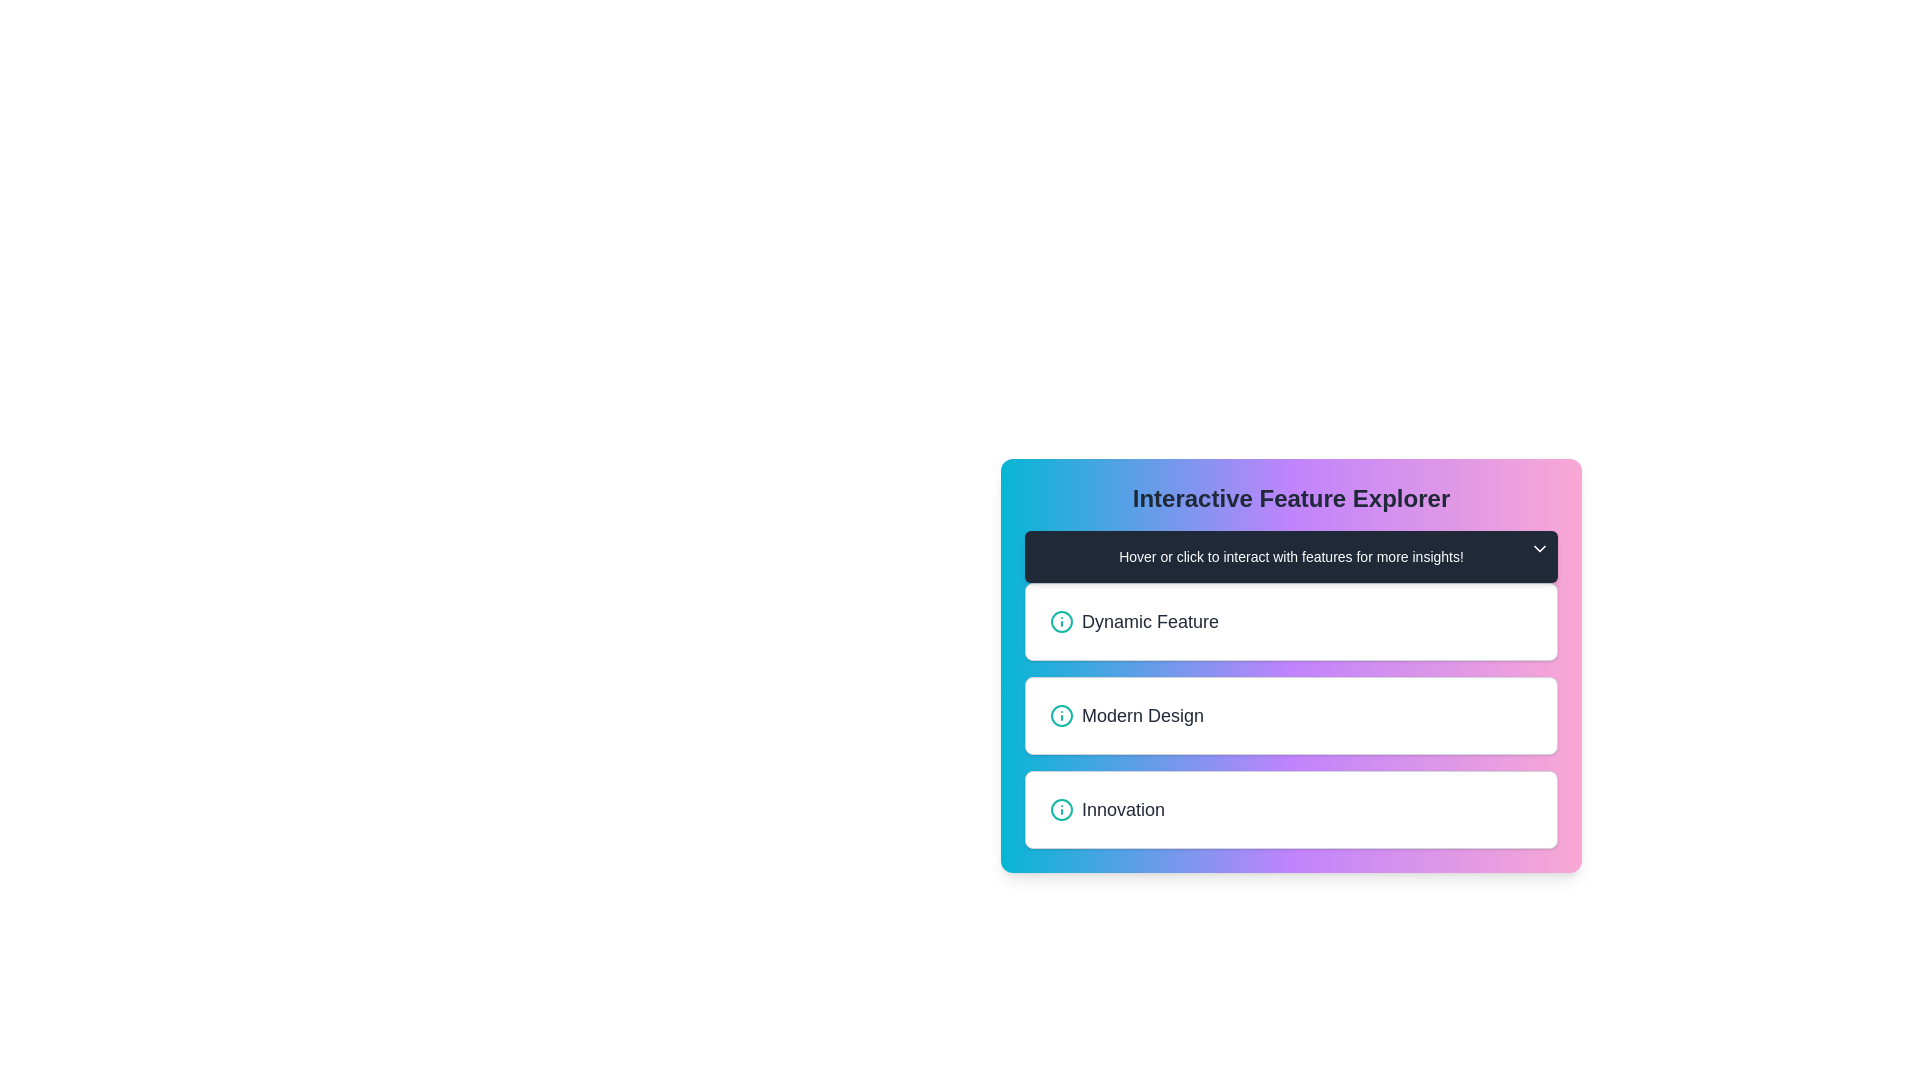 Image resolution: width=1920 pixels, height=1080 pixels. What do you see at coordinates (1291, 715) in the screenshot?
I see `the 'Modern Design' informational card` at bounding box center [1291, 715].